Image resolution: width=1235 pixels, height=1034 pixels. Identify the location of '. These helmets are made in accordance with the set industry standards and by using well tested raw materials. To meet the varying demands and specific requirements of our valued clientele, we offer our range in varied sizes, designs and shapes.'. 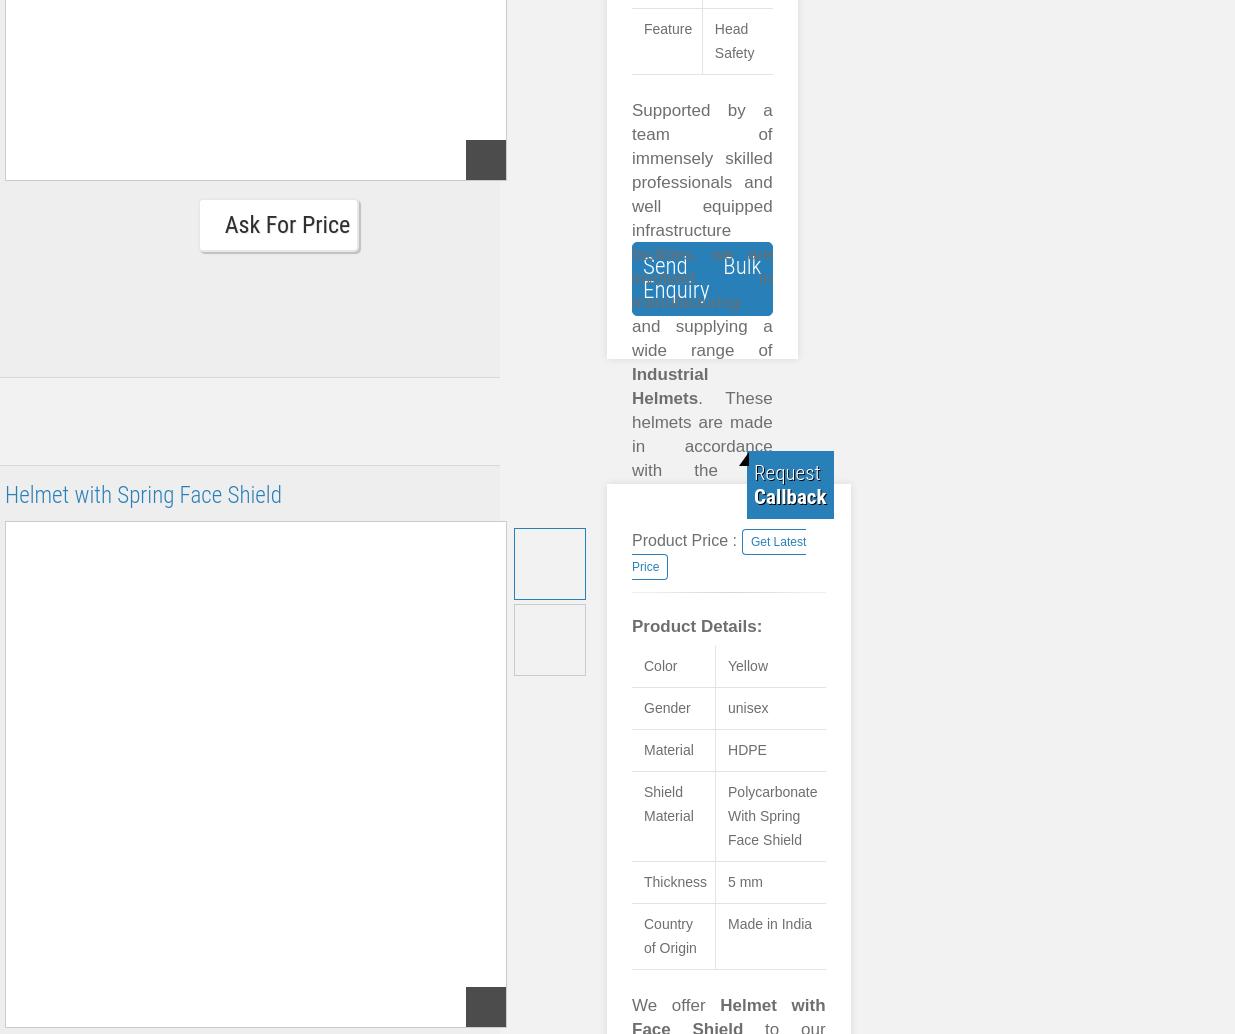
(701, 602).